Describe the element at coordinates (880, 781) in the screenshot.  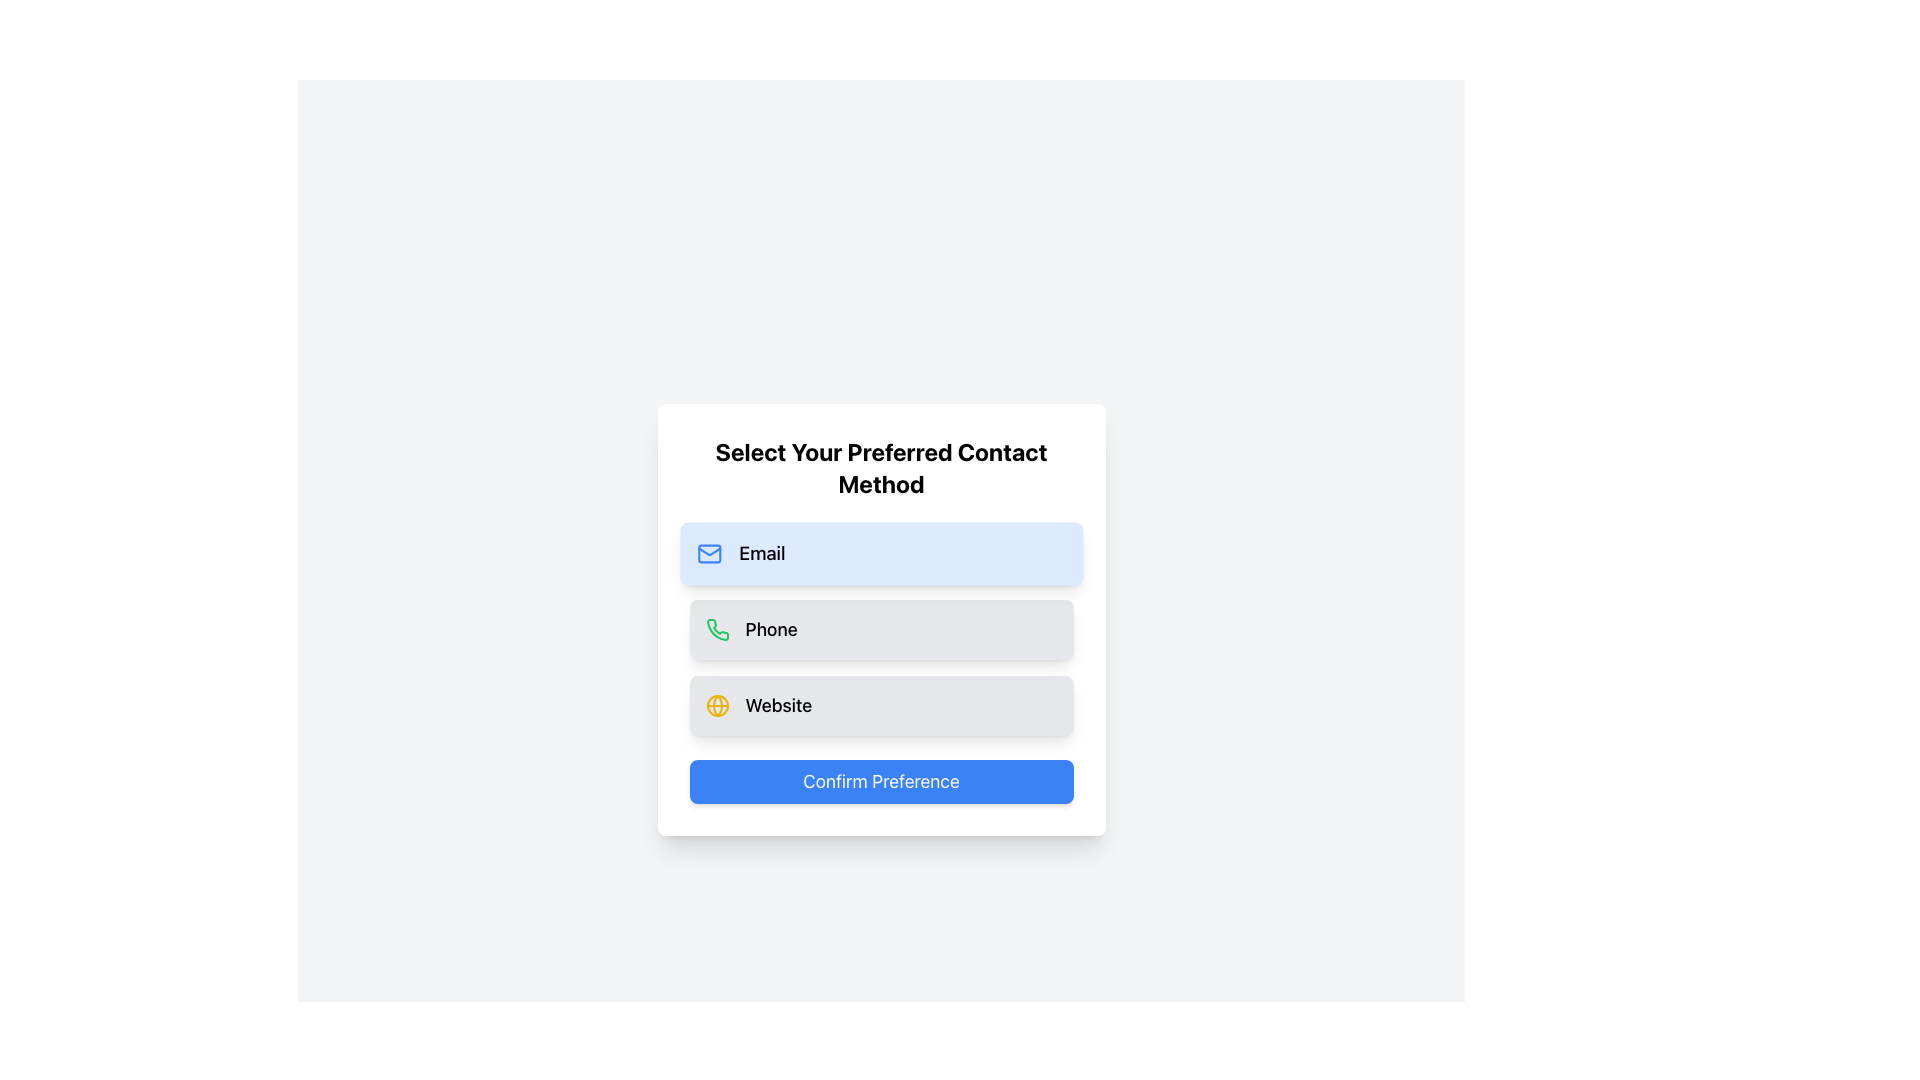
I see `the wide rectangular blue button labeled 'Confirm Preference' located at the bottom of the interface card` at that location.